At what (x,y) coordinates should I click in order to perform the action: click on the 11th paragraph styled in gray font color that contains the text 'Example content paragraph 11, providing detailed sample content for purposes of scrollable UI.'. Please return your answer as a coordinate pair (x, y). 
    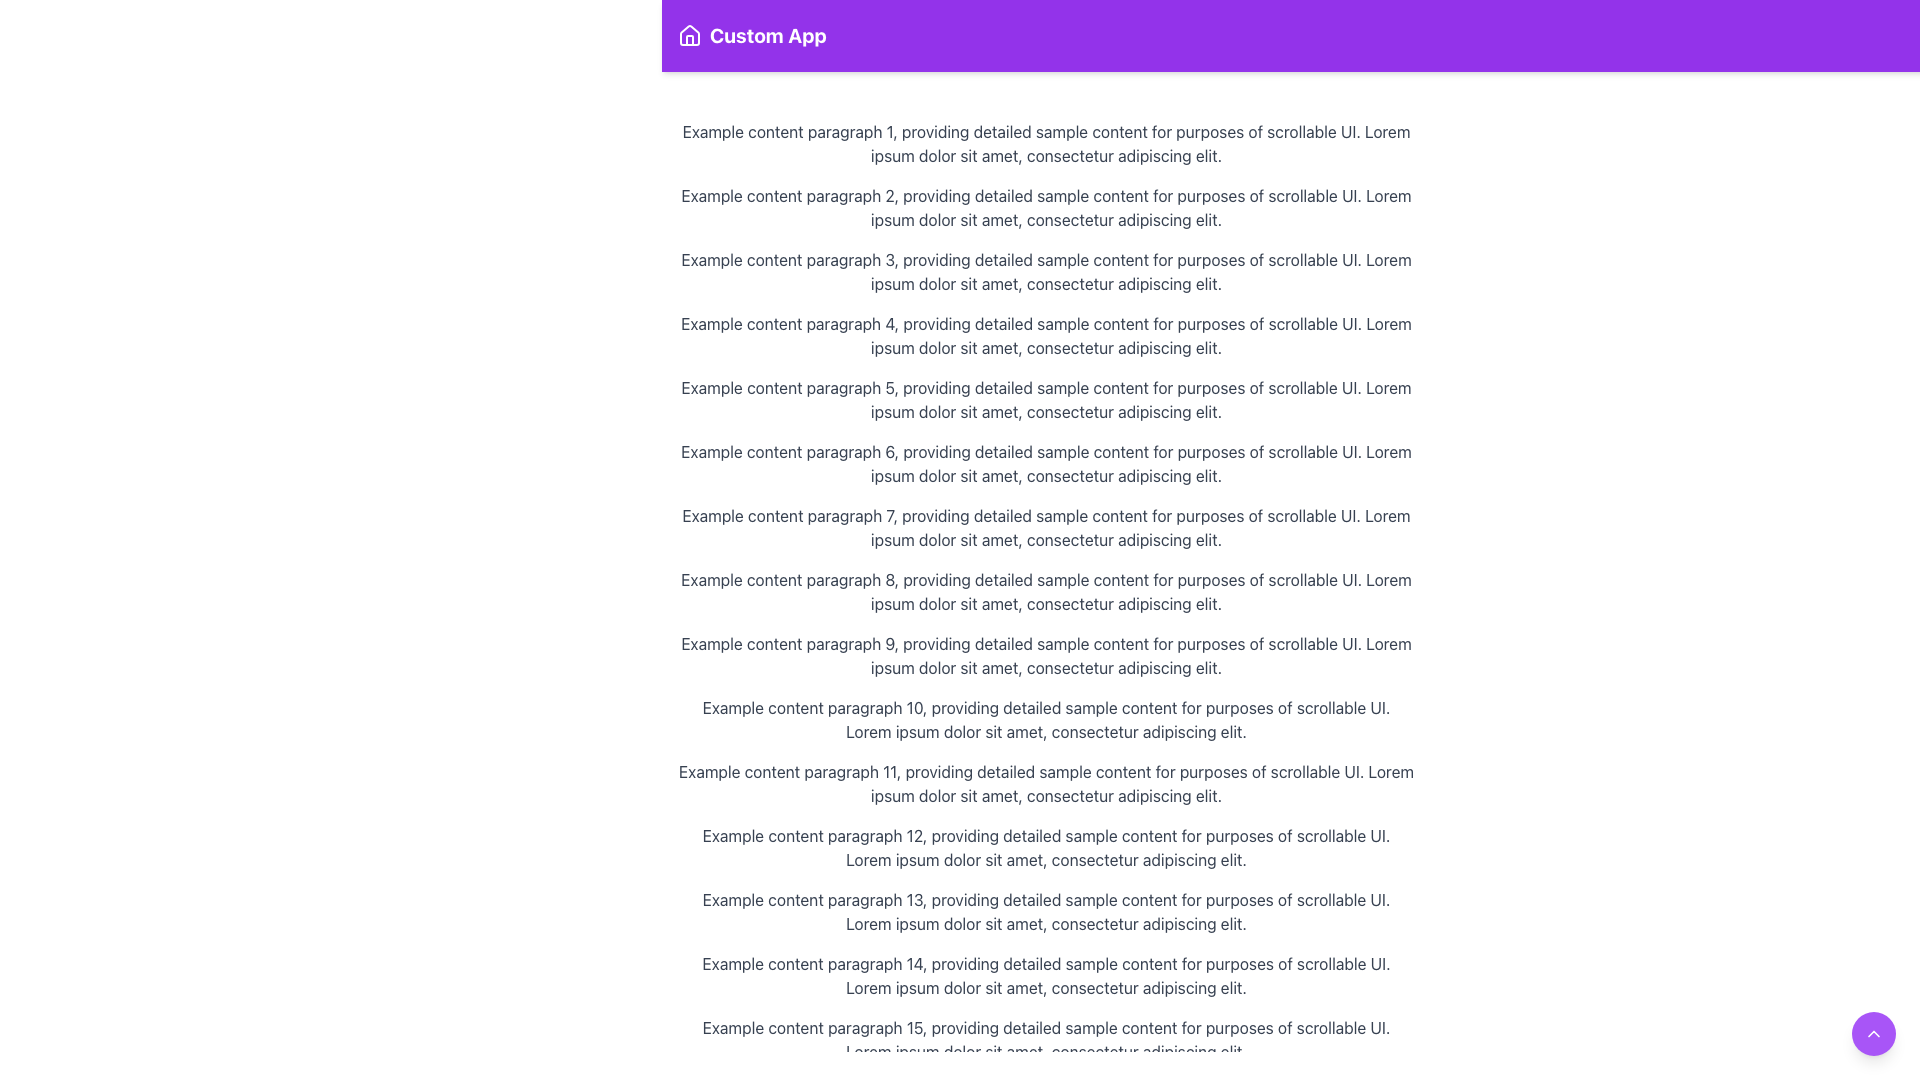
    Looking at the image, I should click on (1045, 782).